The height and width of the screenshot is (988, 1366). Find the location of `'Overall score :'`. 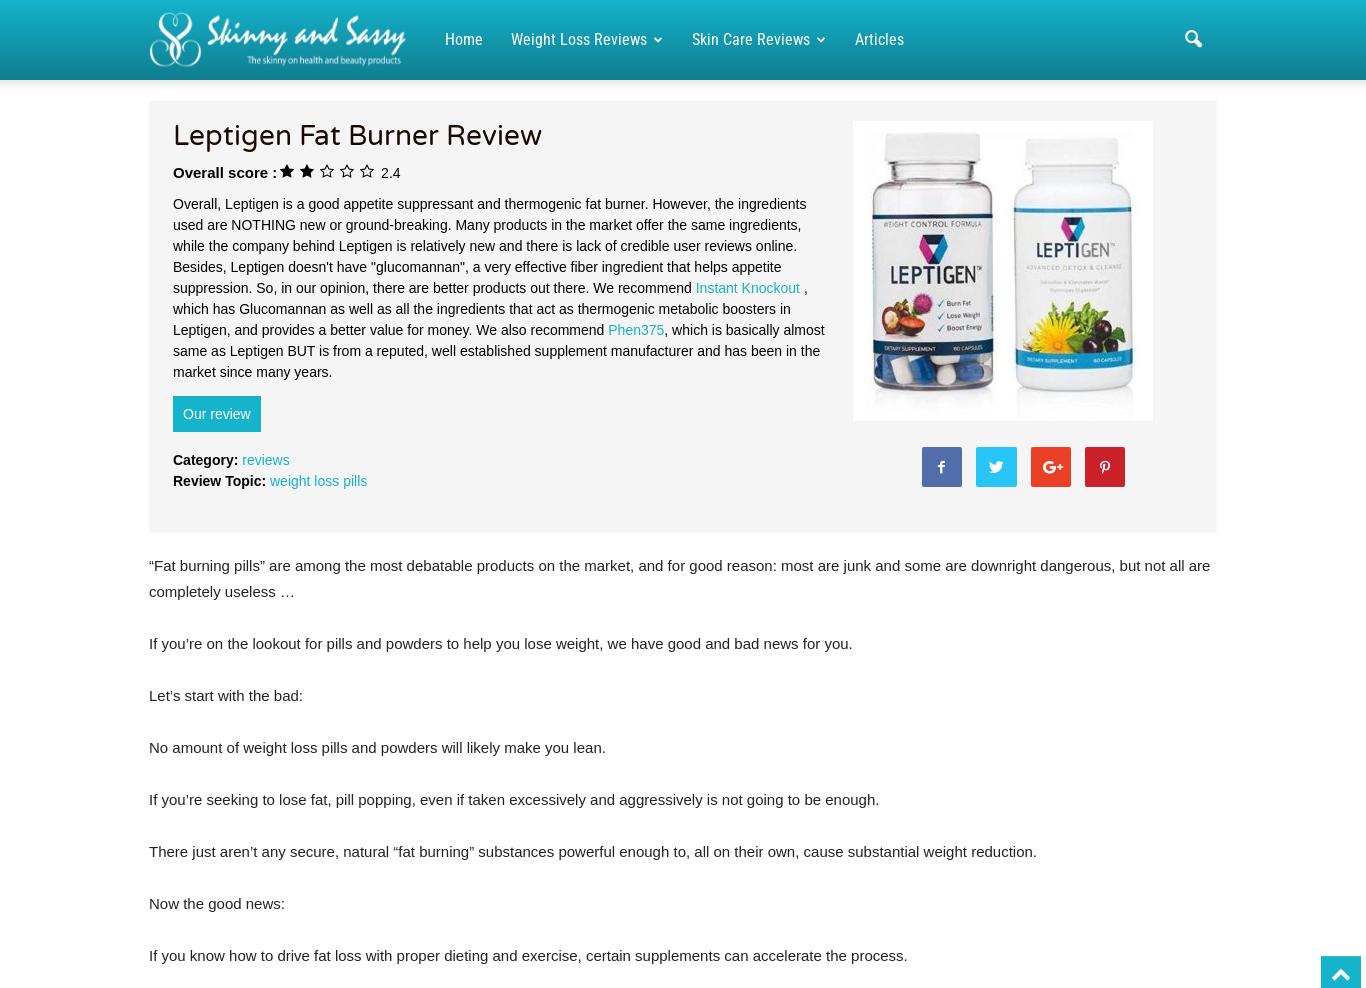

'Overall score :' is located at coordinates (223, 171).